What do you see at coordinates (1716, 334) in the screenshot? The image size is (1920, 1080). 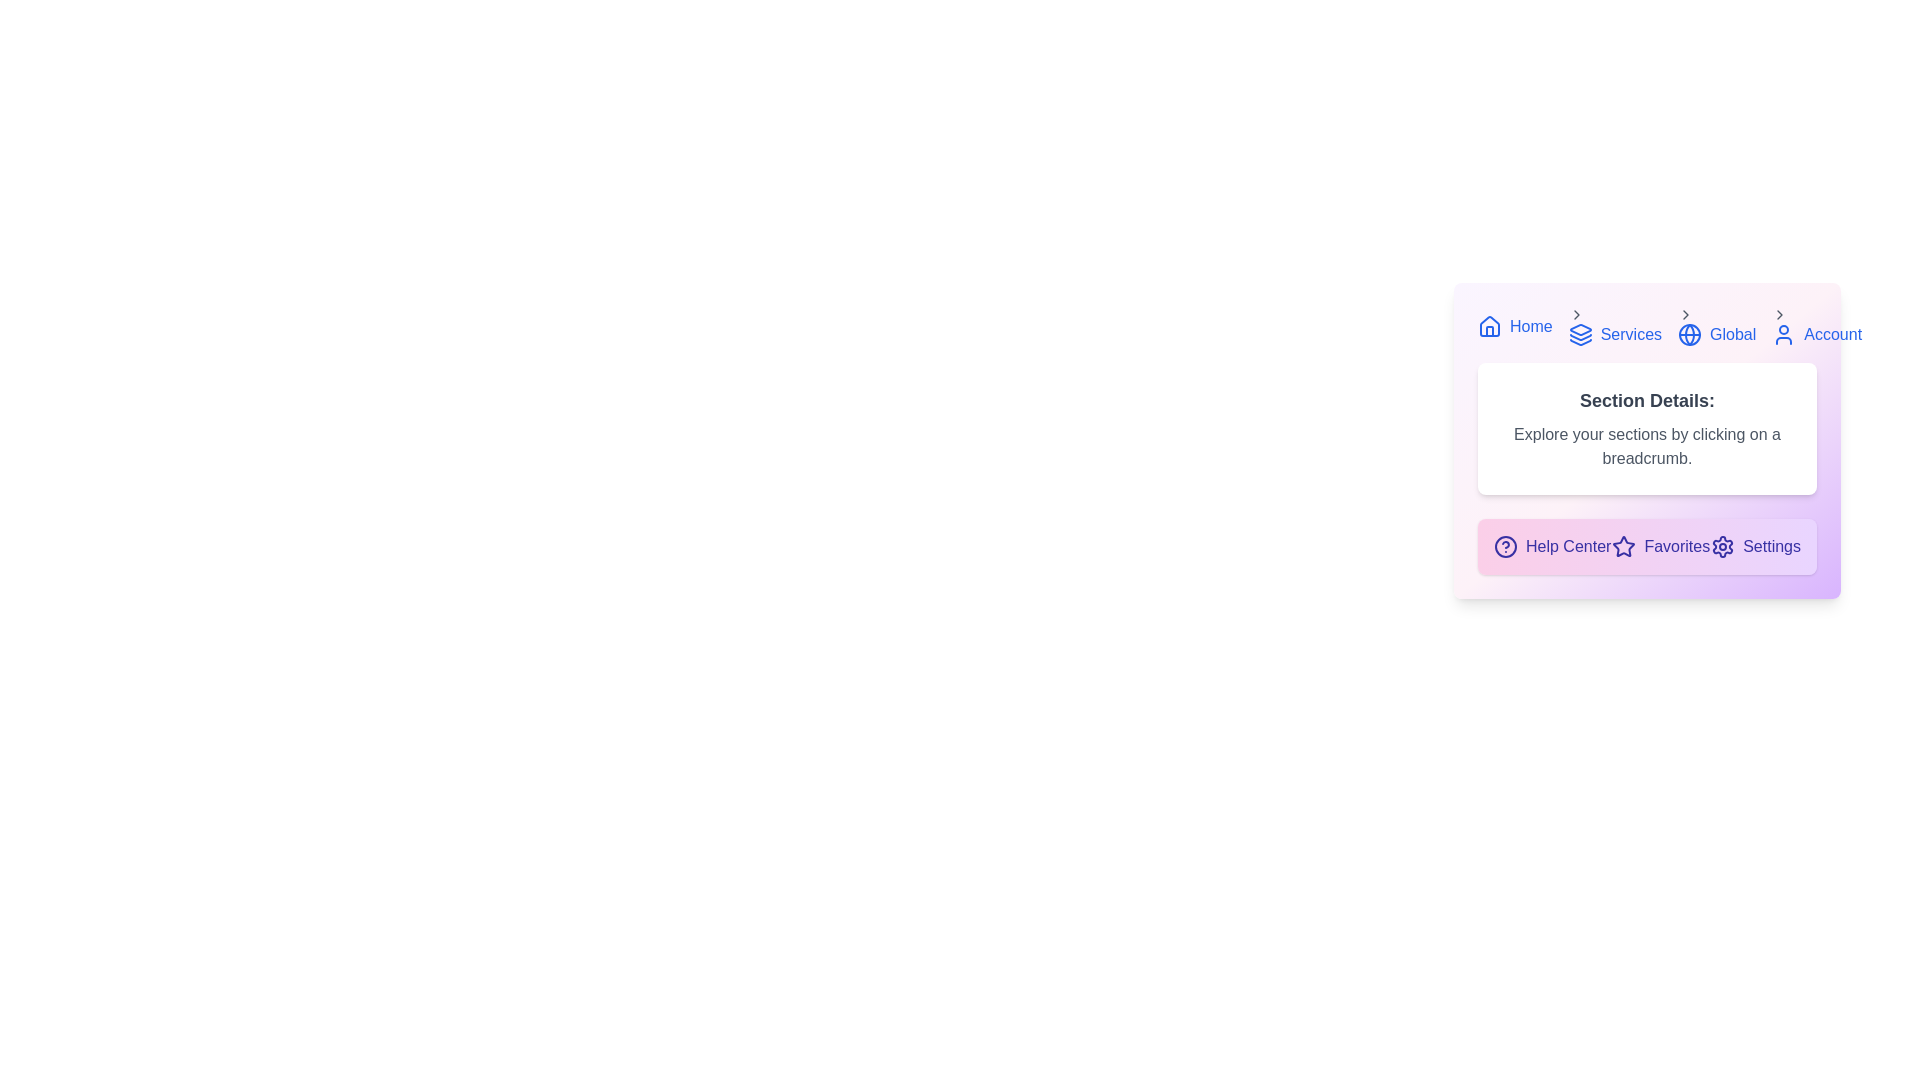 I see `the hyperlink styled with the text 'Global' located in the breadcrumb navigation bar between 'Services' and 'Account'` at bounding box center [1716, 334].